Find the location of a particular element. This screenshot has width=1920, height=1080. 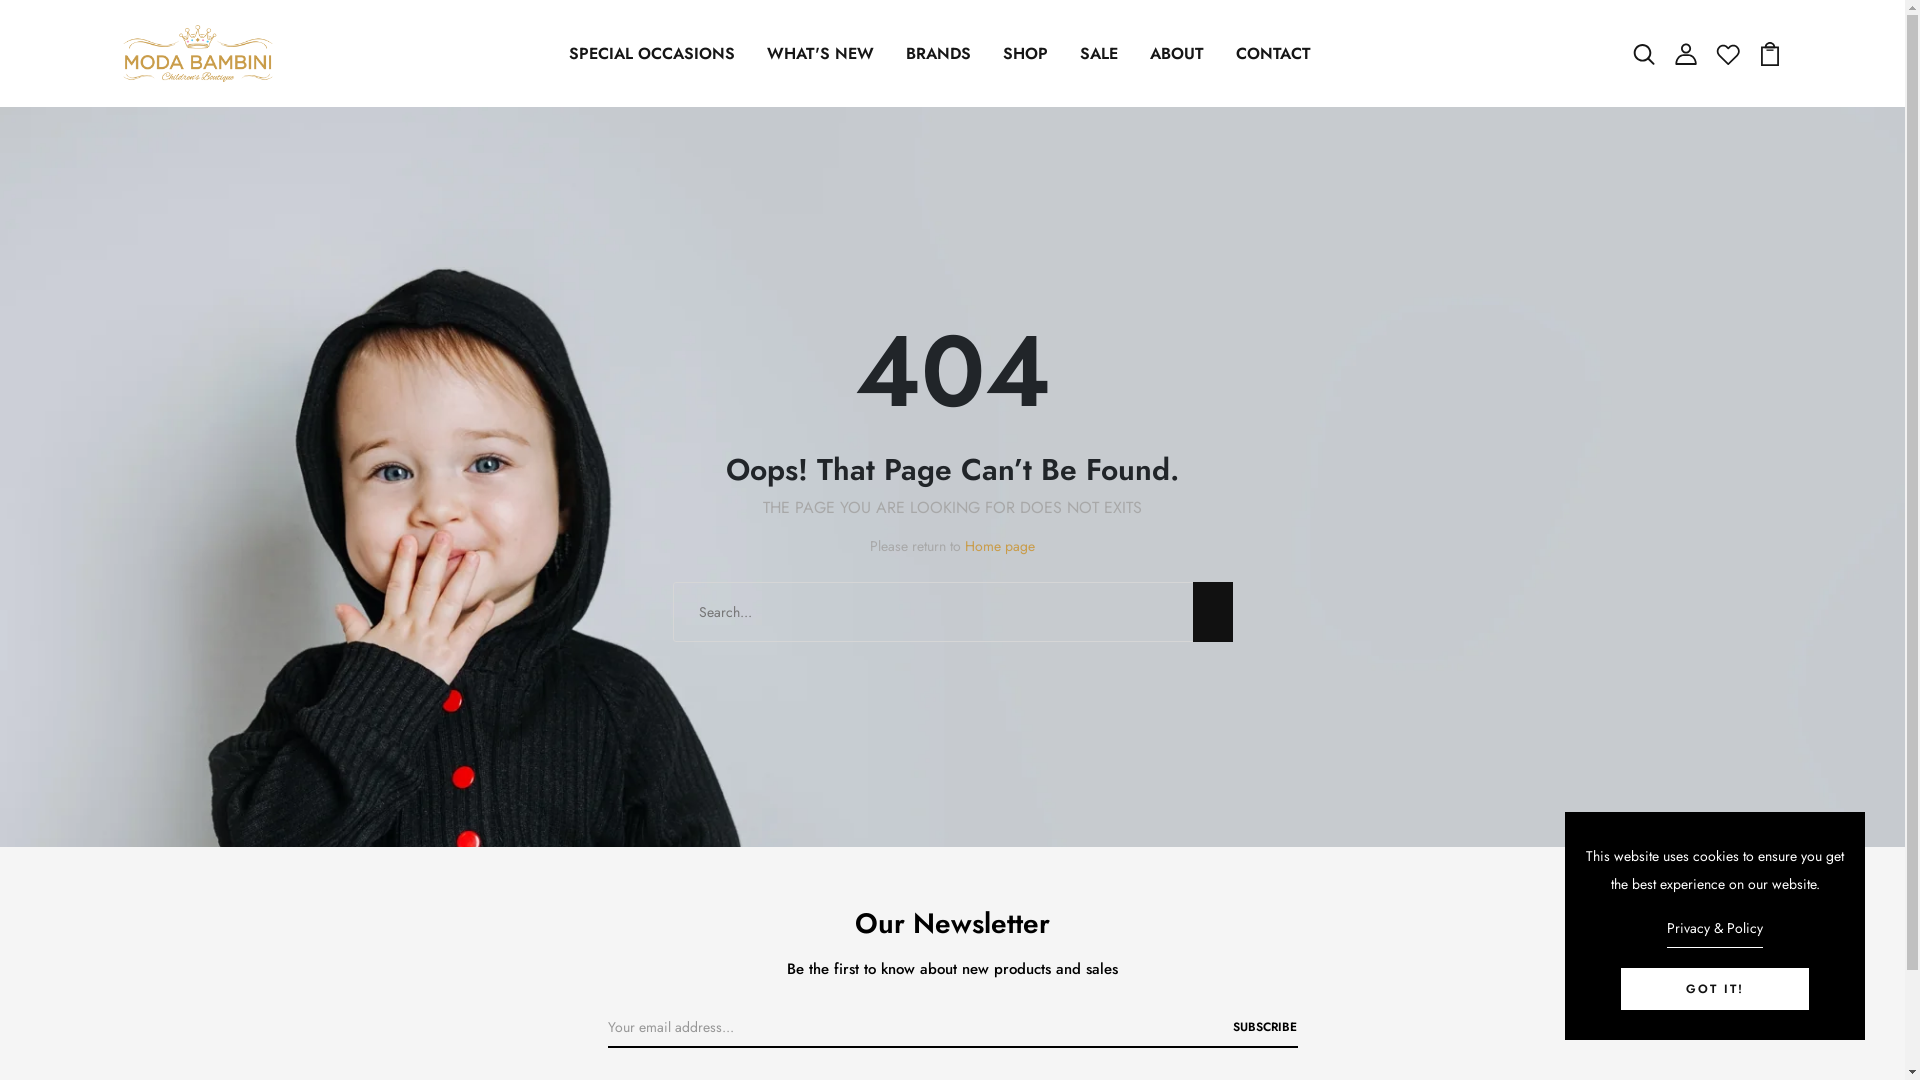

'GOT IT!' is located at coordinates (1713, 987).